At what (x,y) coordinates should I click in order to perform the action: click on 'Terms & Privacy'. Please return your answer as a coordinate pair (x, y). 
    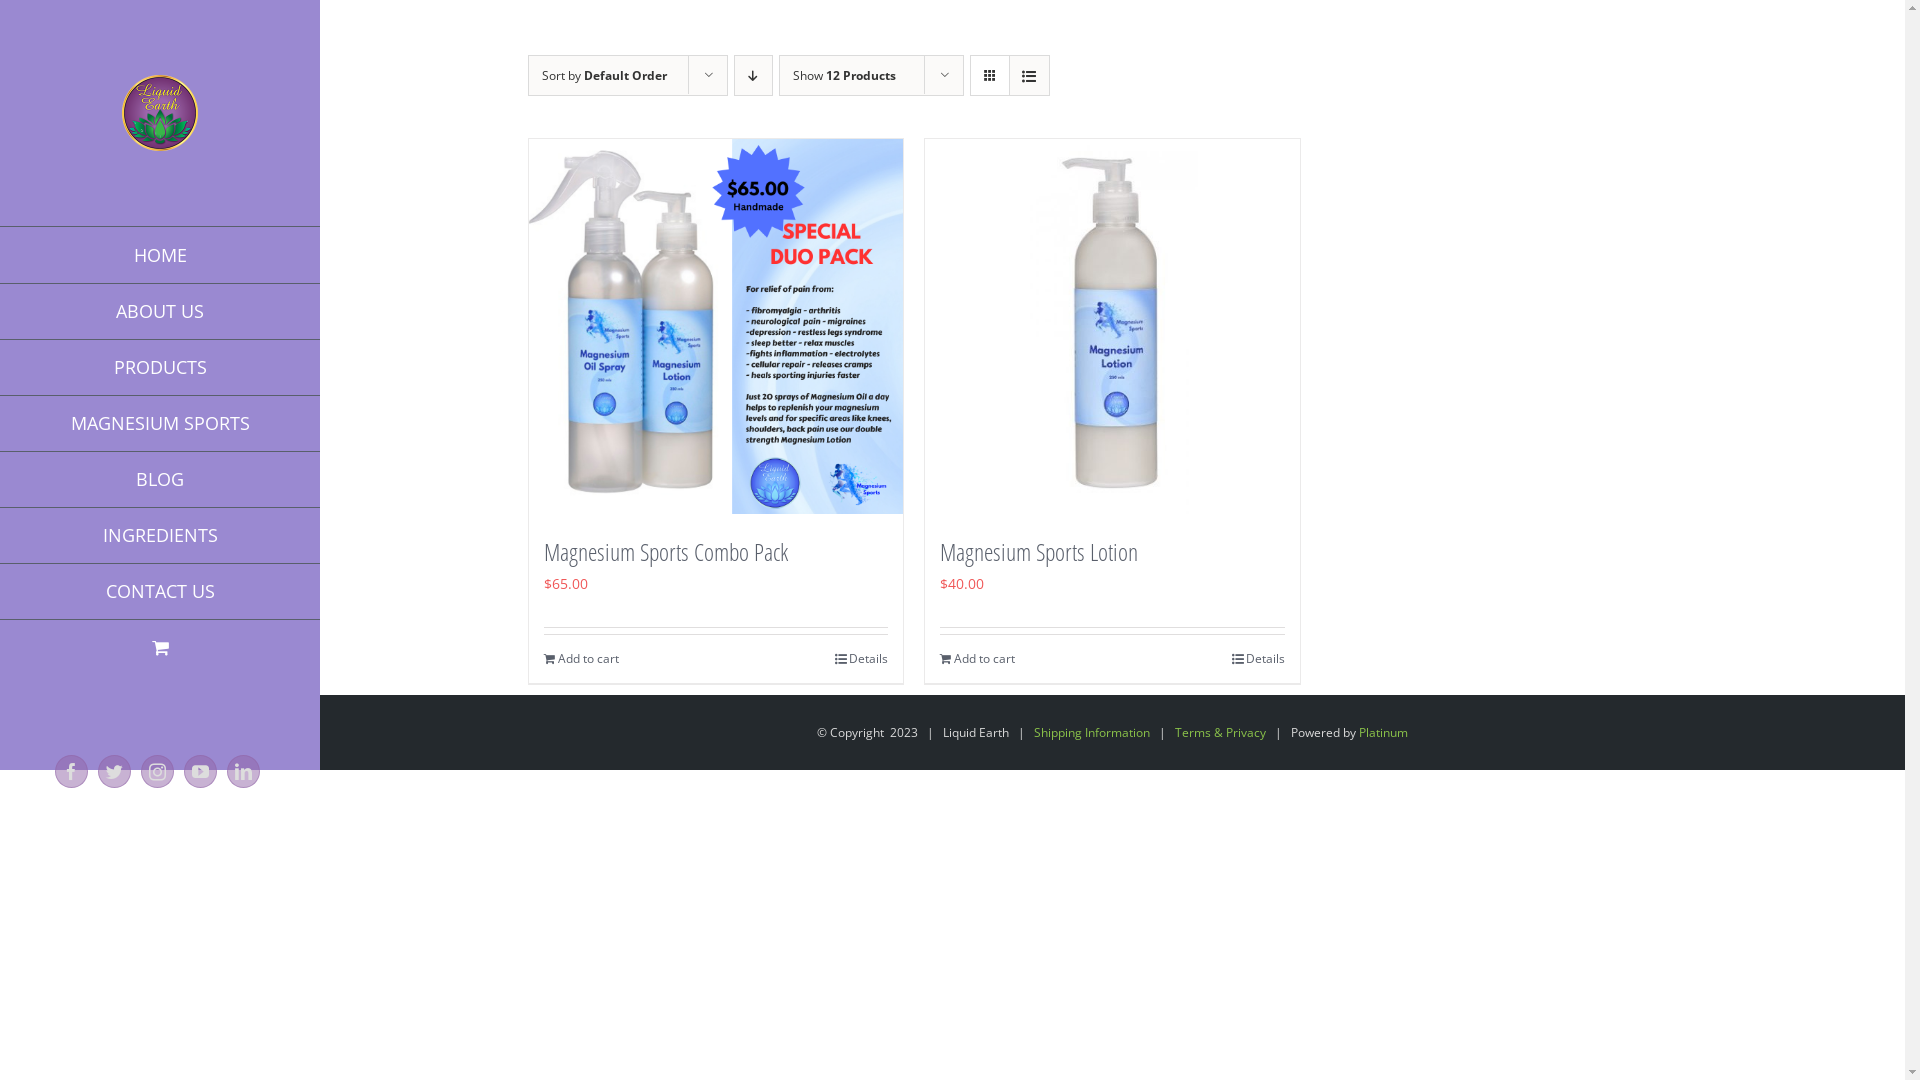
    Looking at the image, I should click on (1175, 732).